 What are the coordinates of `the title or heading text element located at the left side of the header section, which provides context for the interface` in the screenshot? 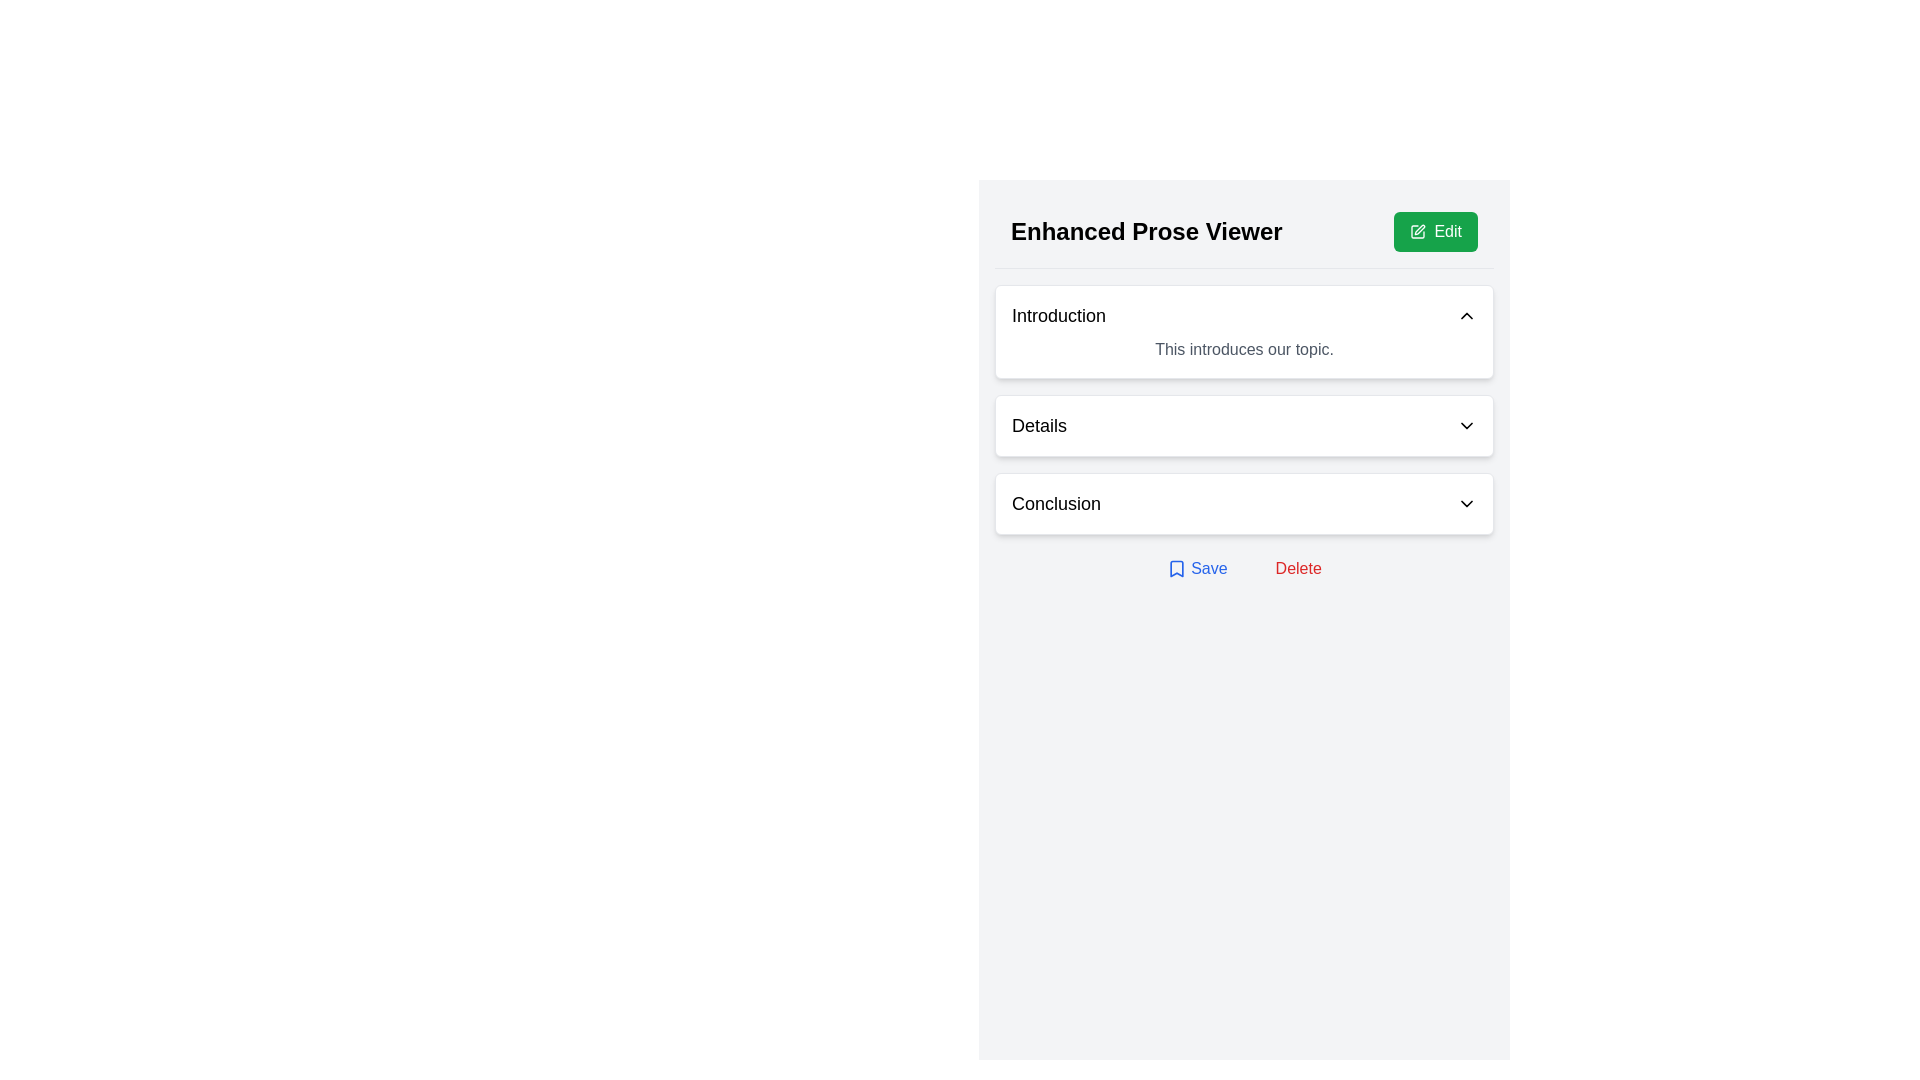 It's located at (1146, 230).